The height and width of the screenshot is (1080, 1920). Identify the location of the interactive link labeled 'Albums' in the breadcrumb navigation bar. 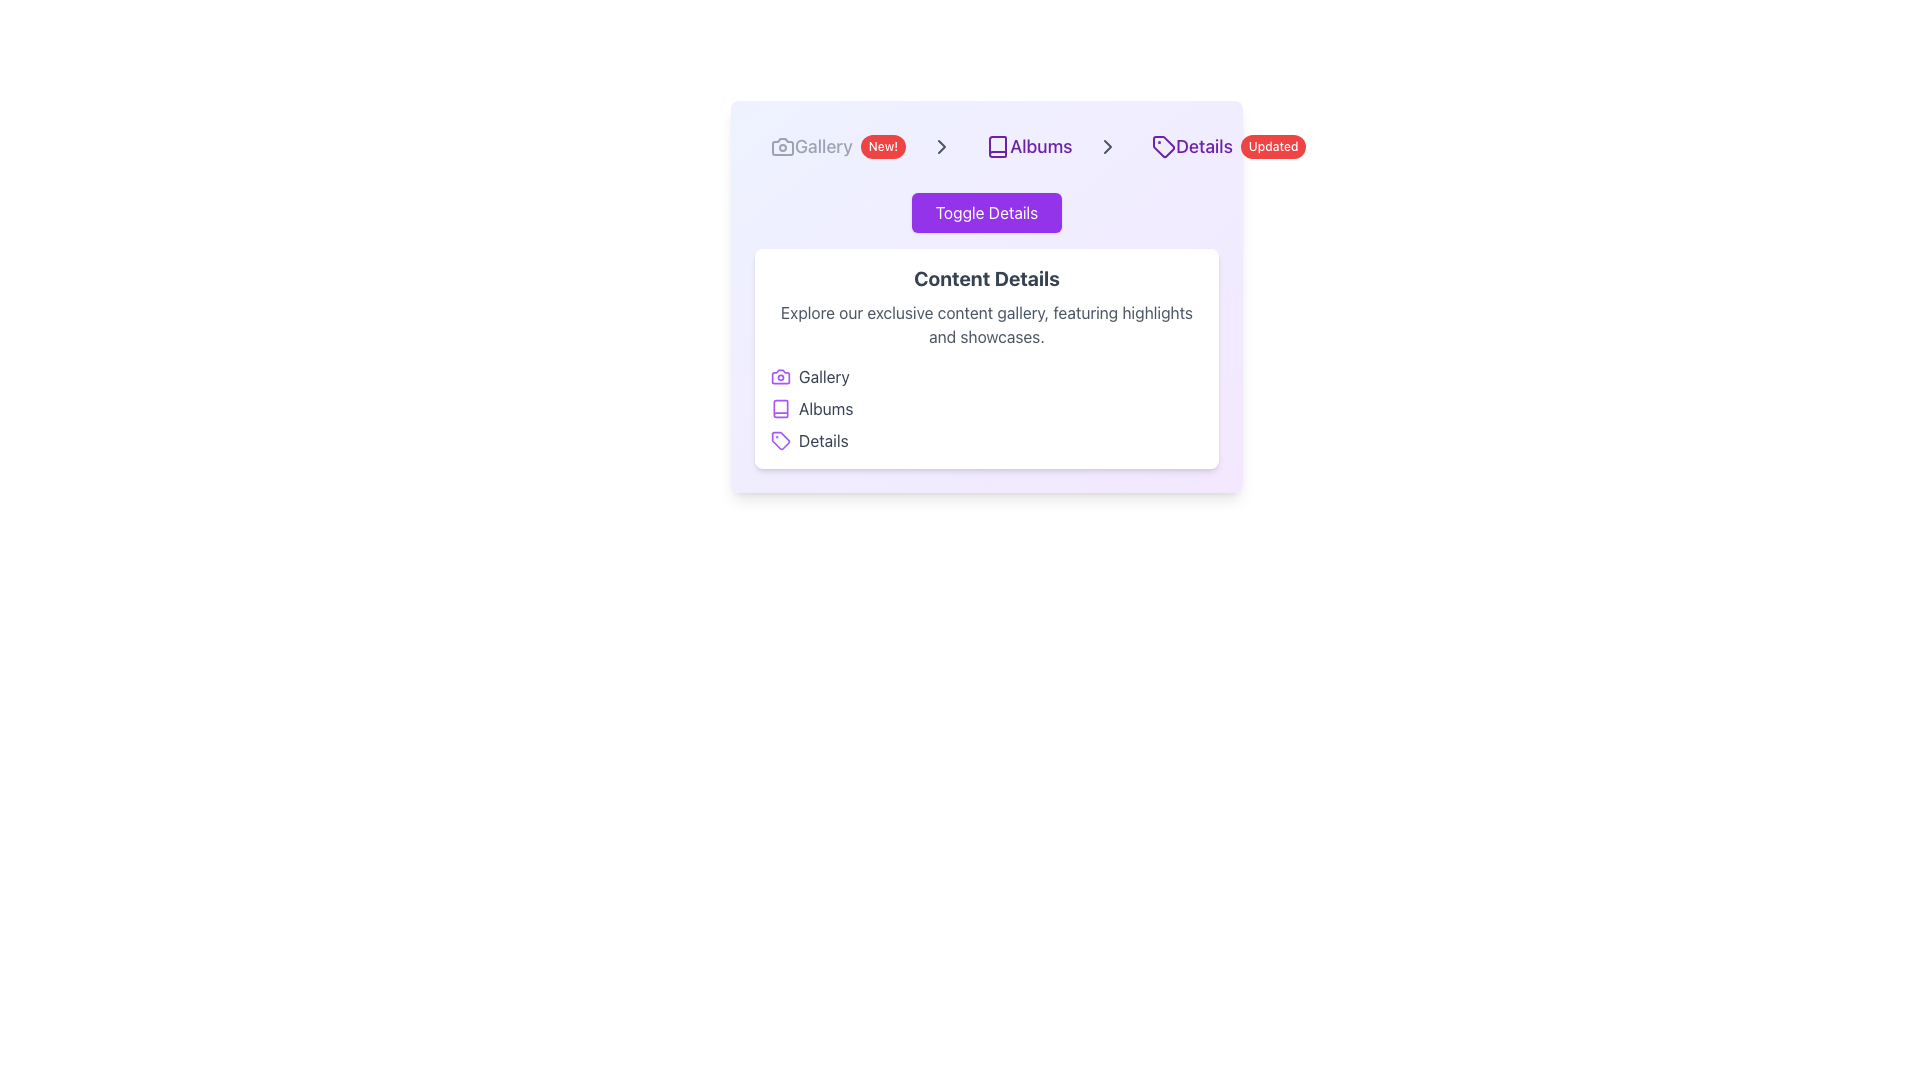
(987, 145).